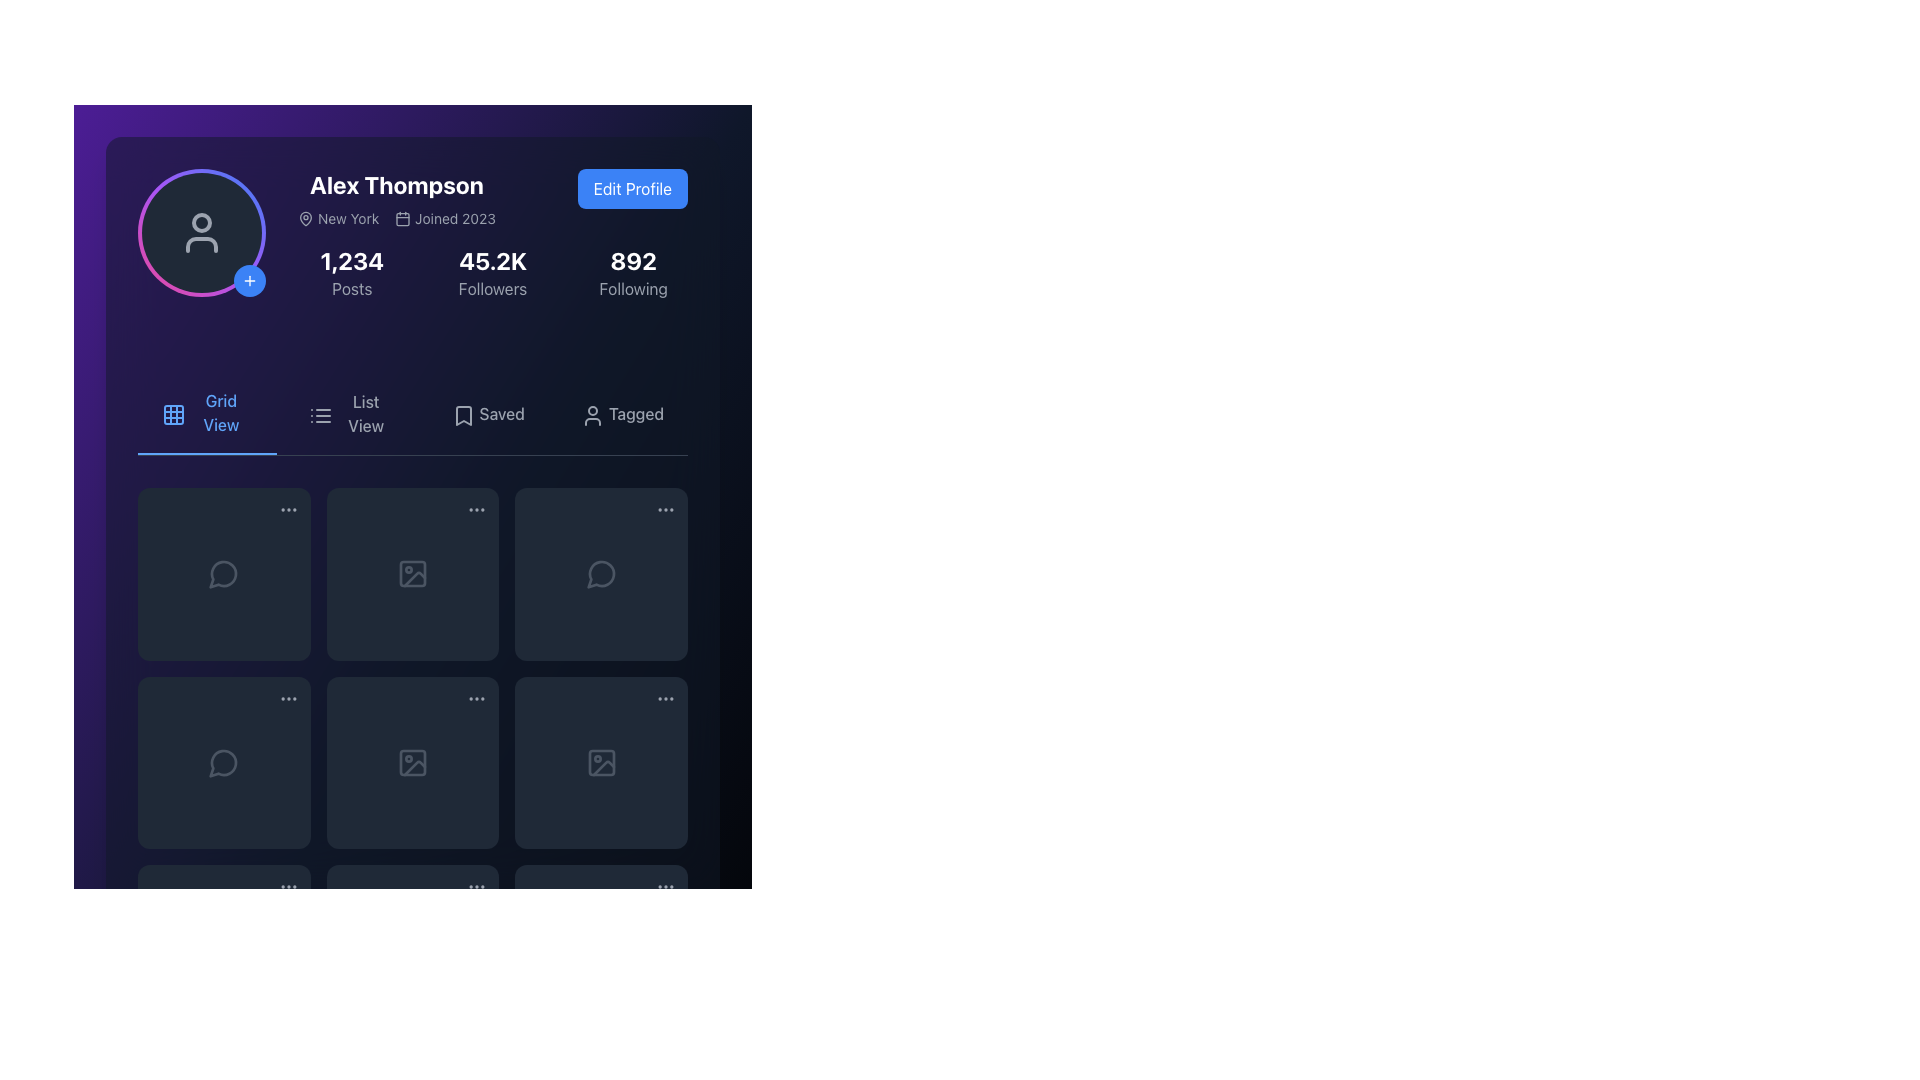 Image resolution: width=1920 pixels, height=1080 pixels. I want to click on the speech bubble icon located in the bottom-left cell of the icon grid, so click(223, 763).